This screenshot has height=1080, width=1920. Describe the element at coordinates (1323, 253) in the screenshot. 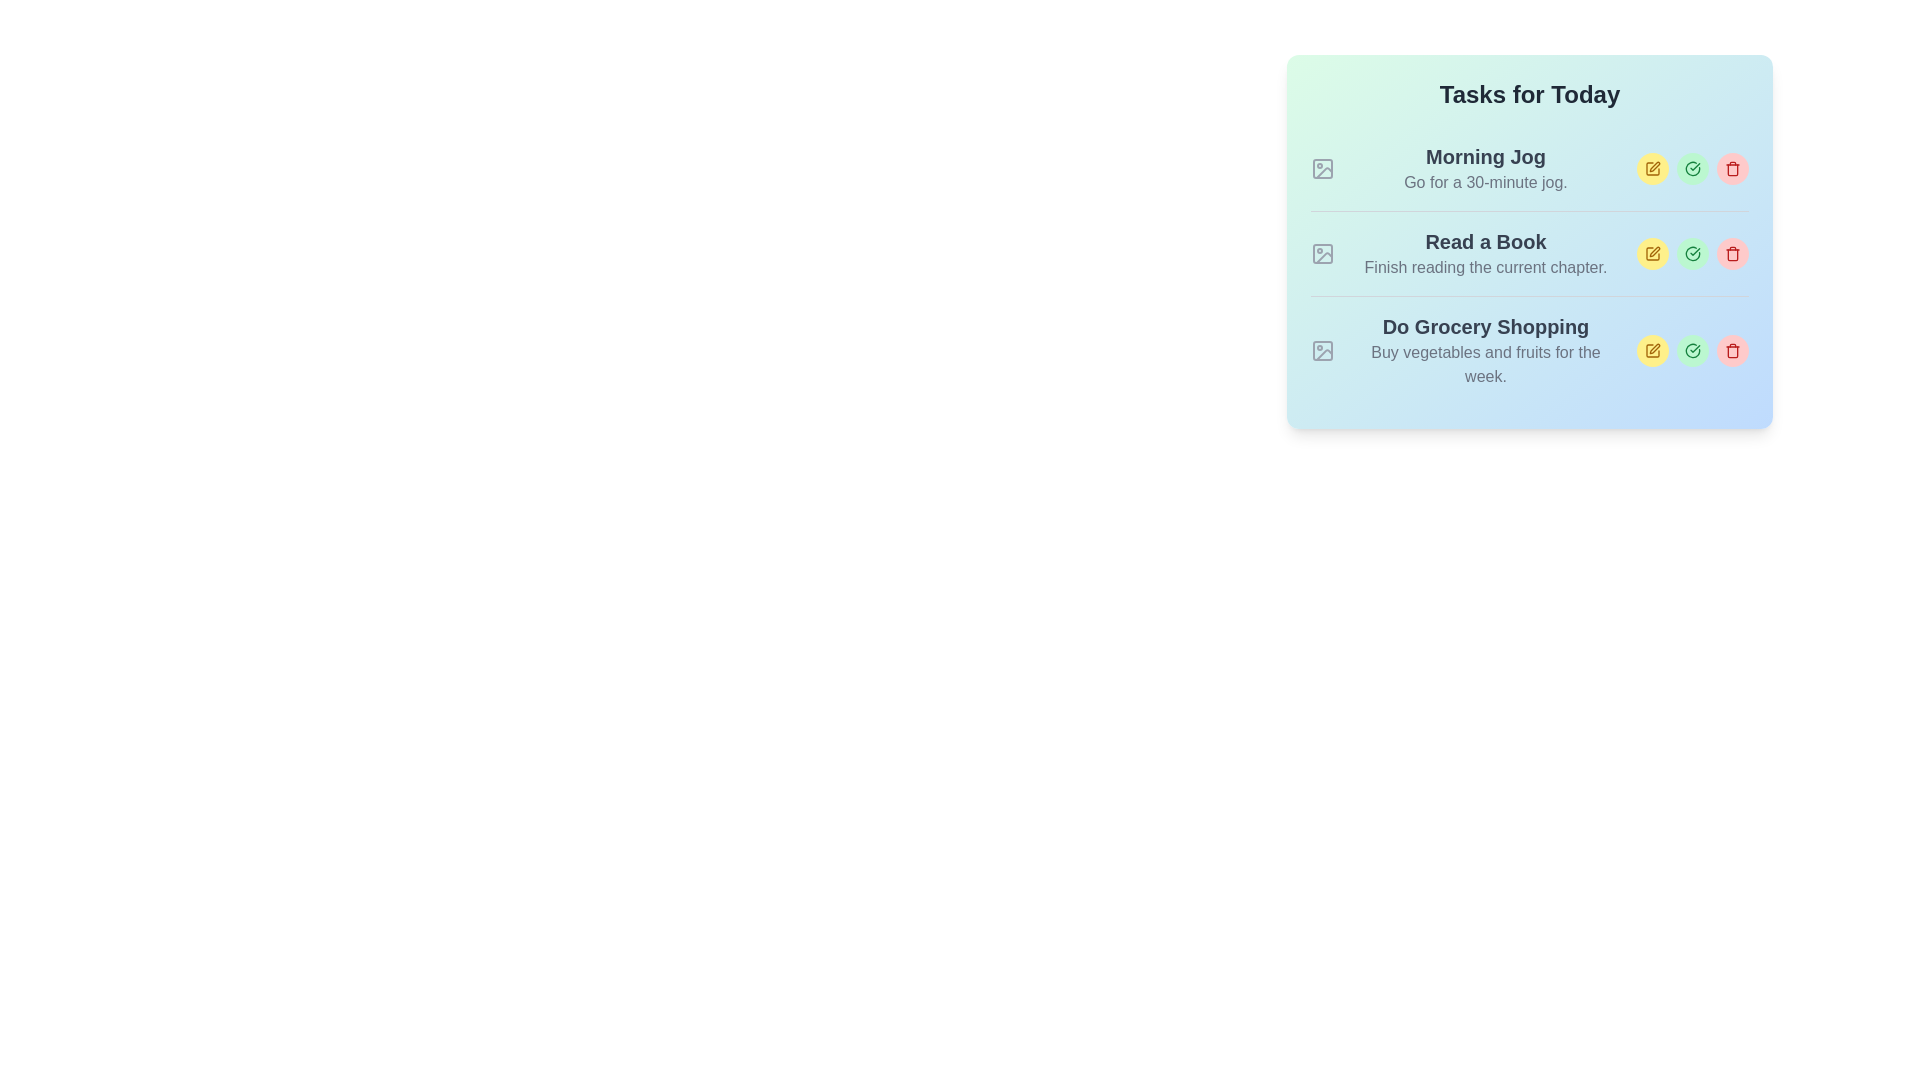

I see `the decorative icon positioned to the left of the 'Read a Book' task in the vertically-stacked list of tasks` at that location.